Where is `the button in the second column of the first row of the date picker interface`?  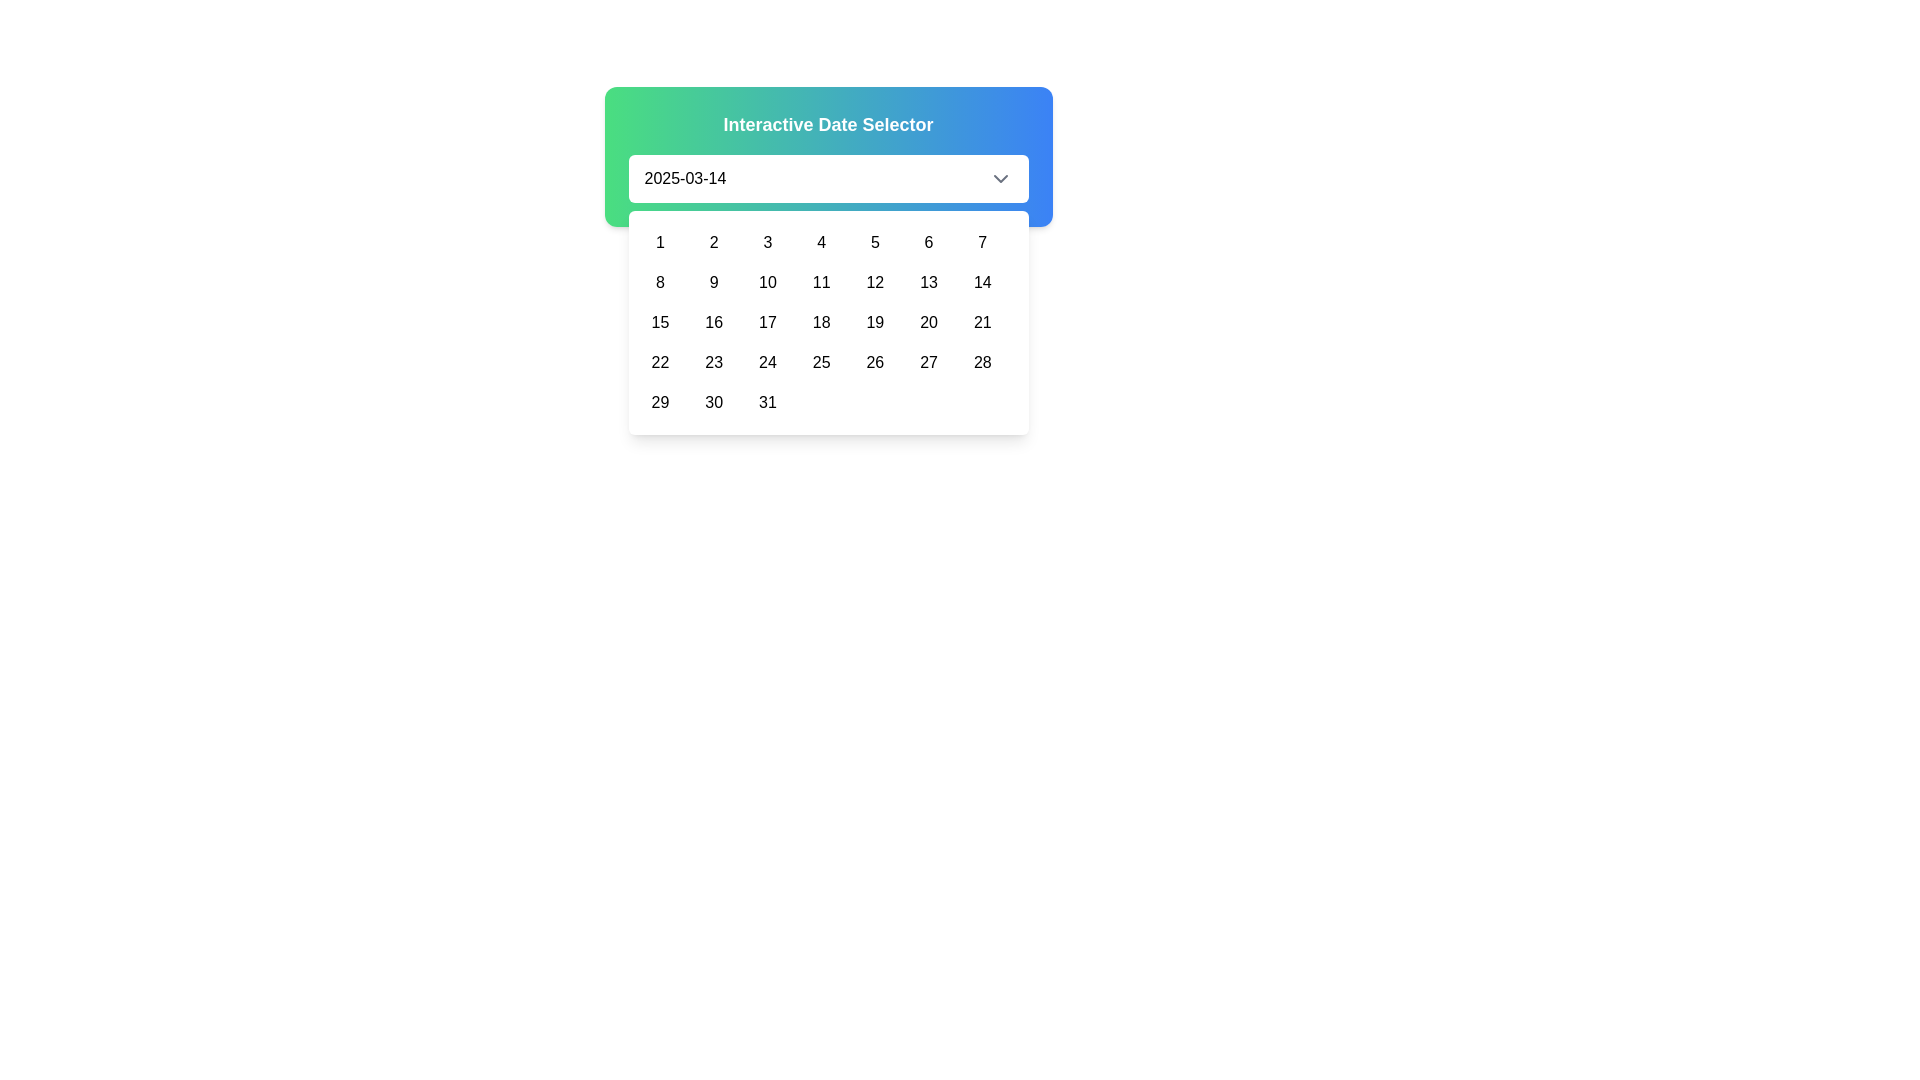 the button in the second column of the first row of the date picker interface is located at coordinates (714, 242).